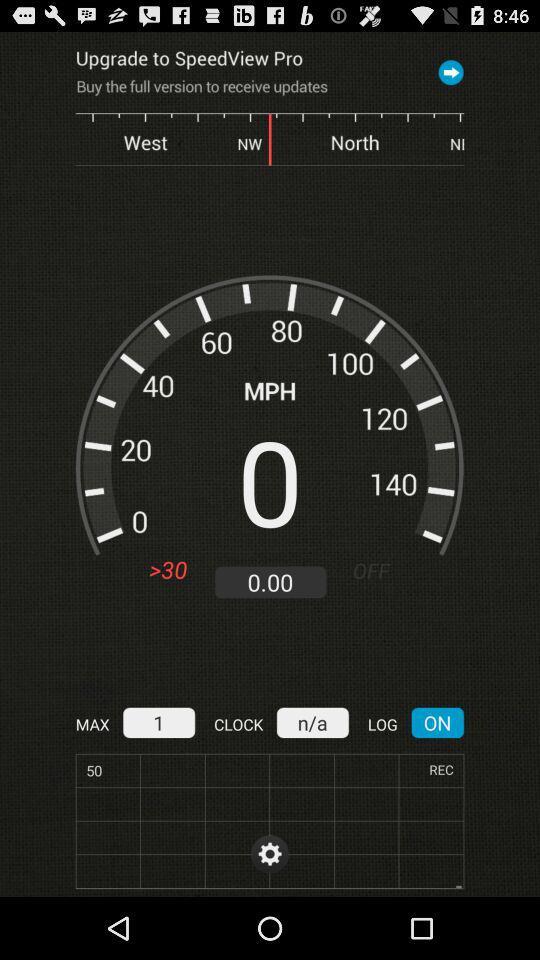  What do you see at coordinates (379, 570) in the screenshot?
I see `the app next to the 0.00` at bounding box center [379, 570].